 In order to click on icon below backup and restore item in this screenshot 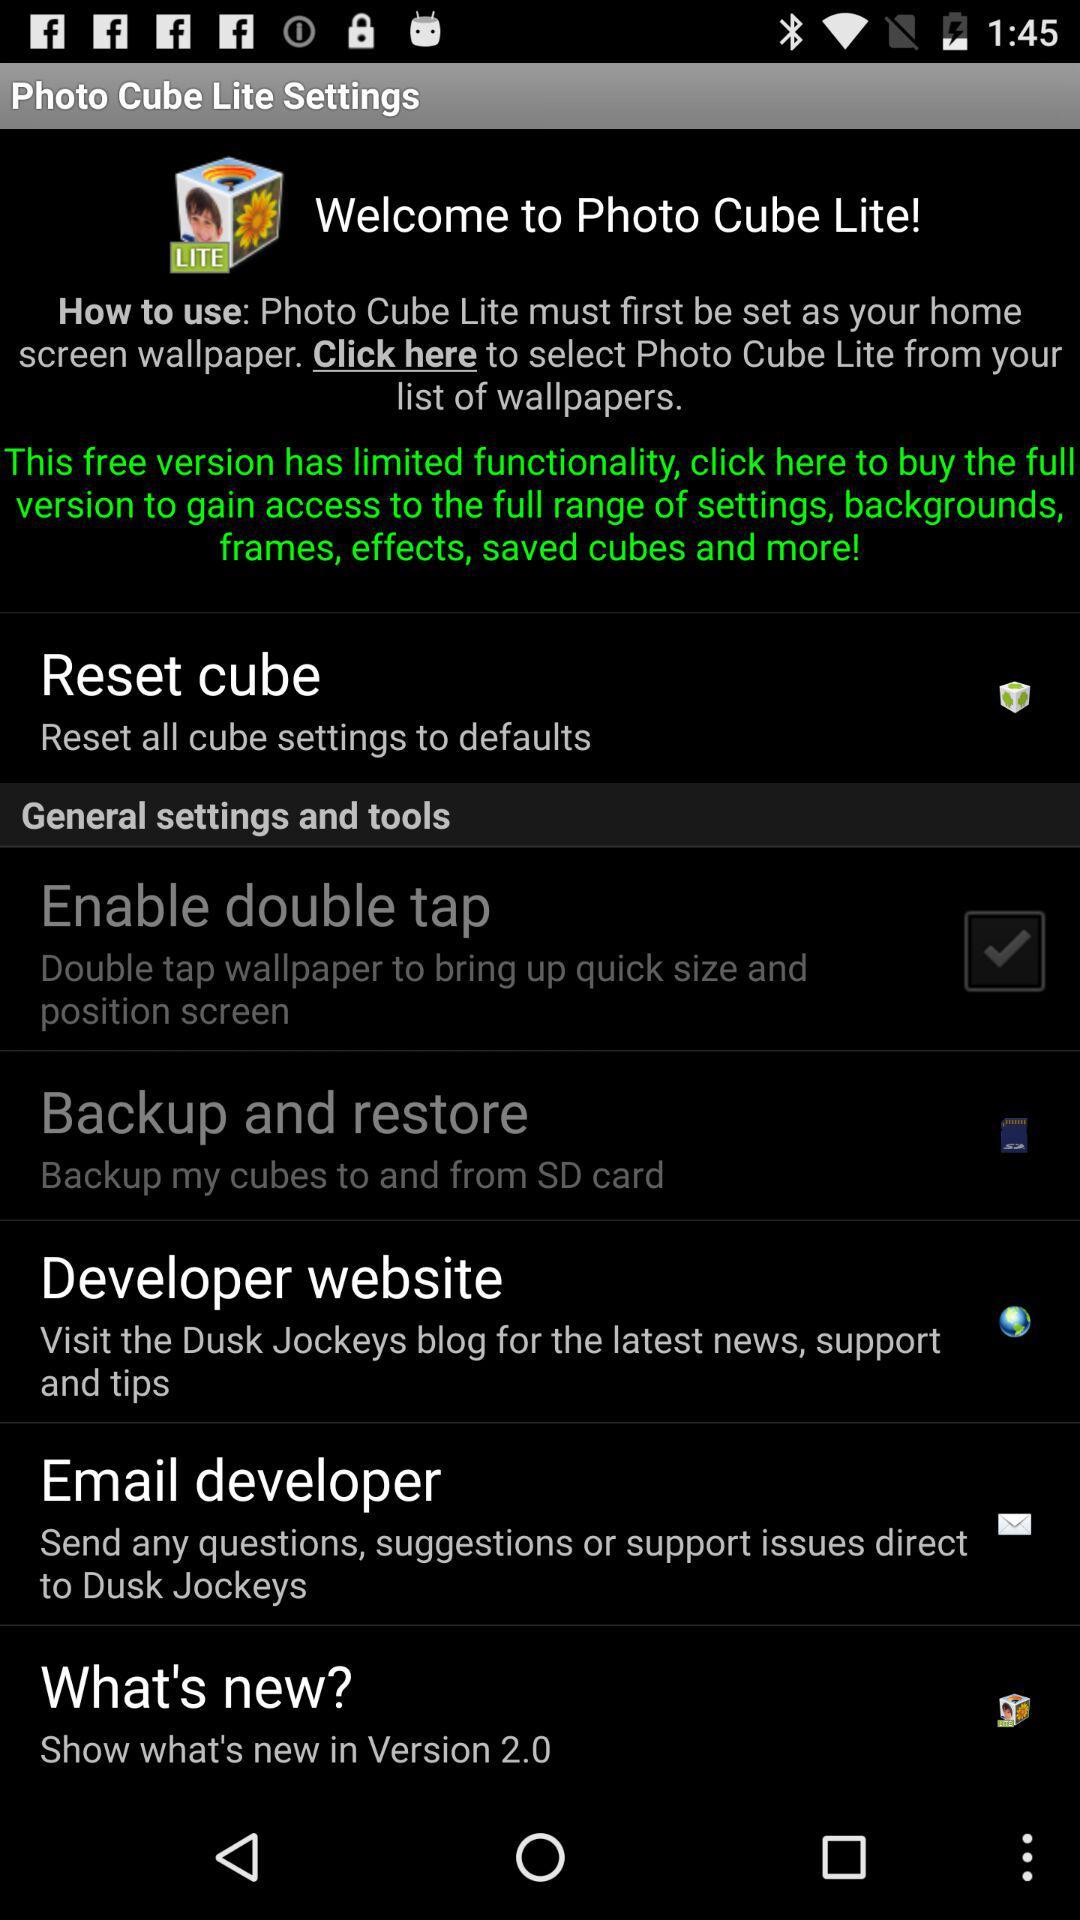, I will do `click(351, 1173)`.